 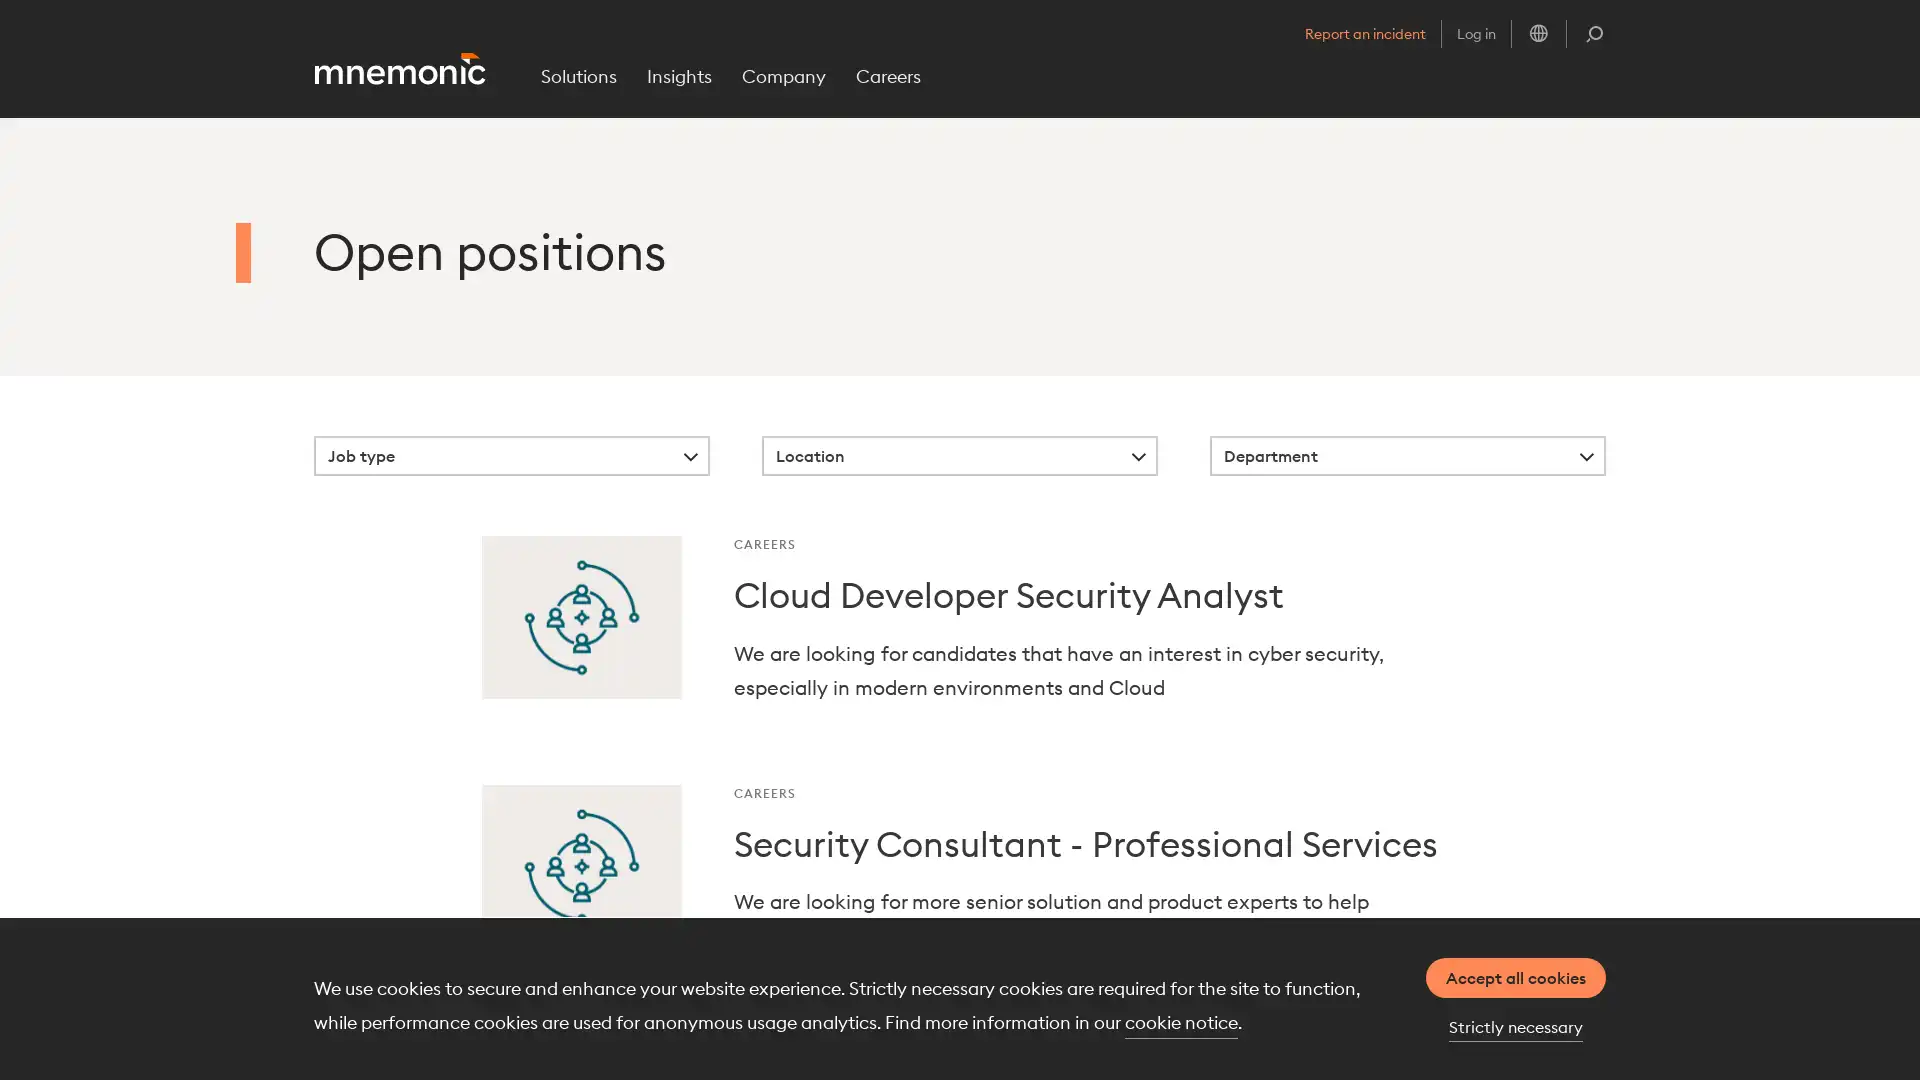 What do you see at coordinates (1516, 977) in the screenshot?
I see `Accept all cookies` at bounding box center [1516, 977].